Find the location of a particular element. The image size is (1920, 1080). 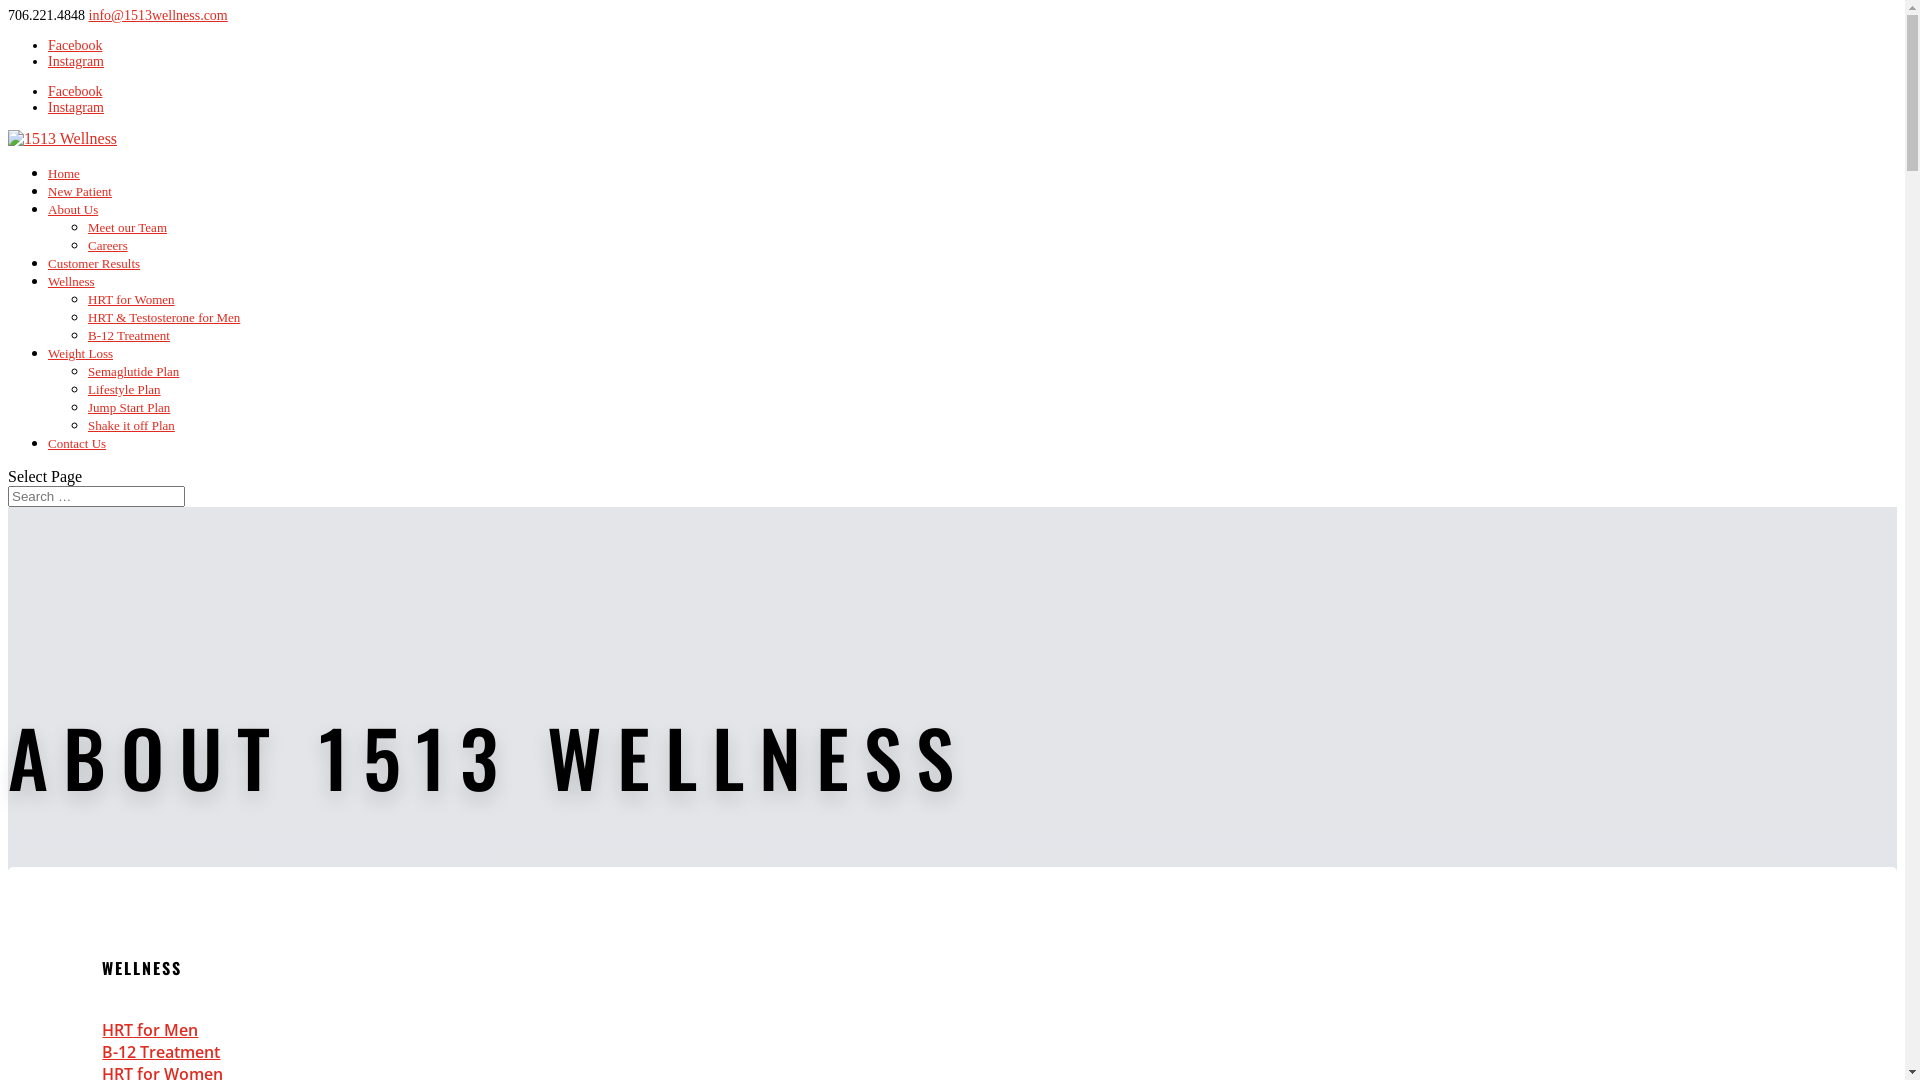

'Meet our Team' is located at coordinates (86, 226).